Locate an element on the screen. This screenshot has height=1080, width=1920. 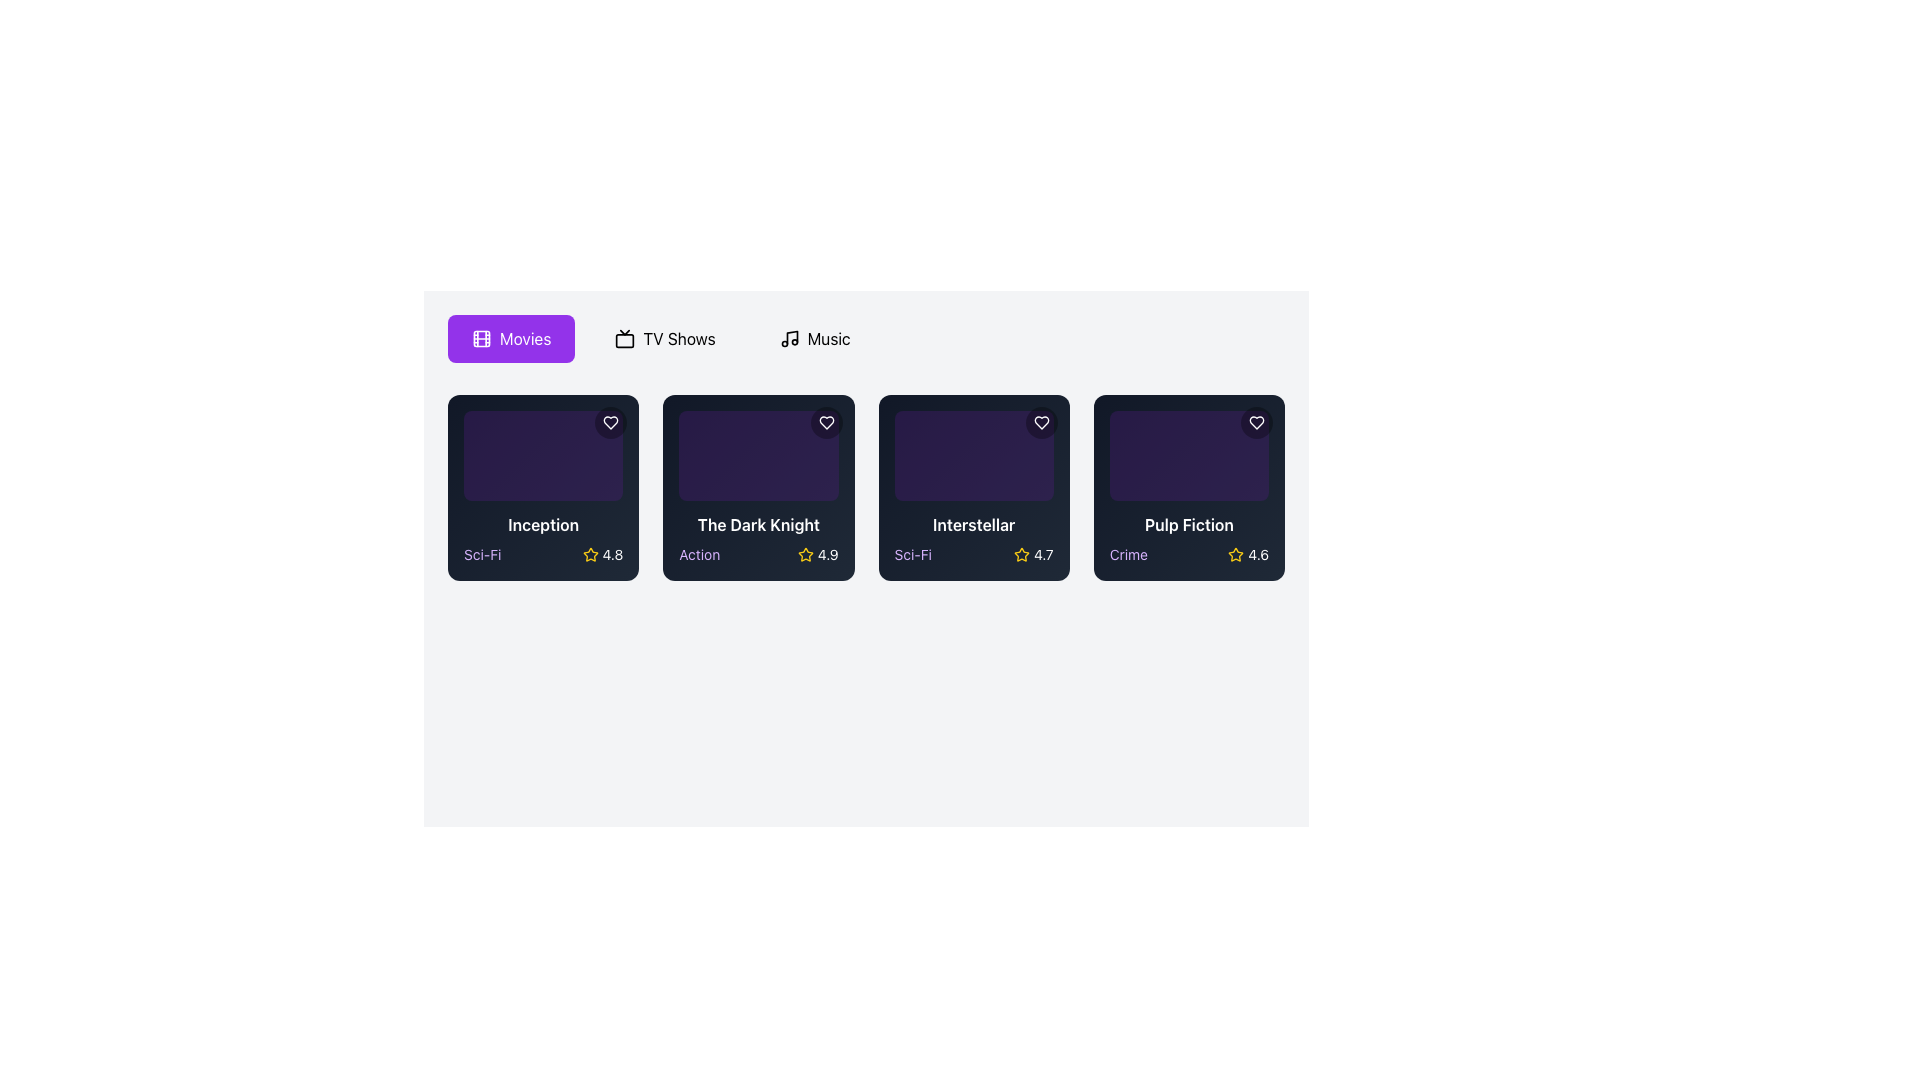
the star-shaped icon with a yellow outline and dark center located next to the numerical rating below the 'Interstellar' card in the movie grid is located at coordinates (1022, 554).